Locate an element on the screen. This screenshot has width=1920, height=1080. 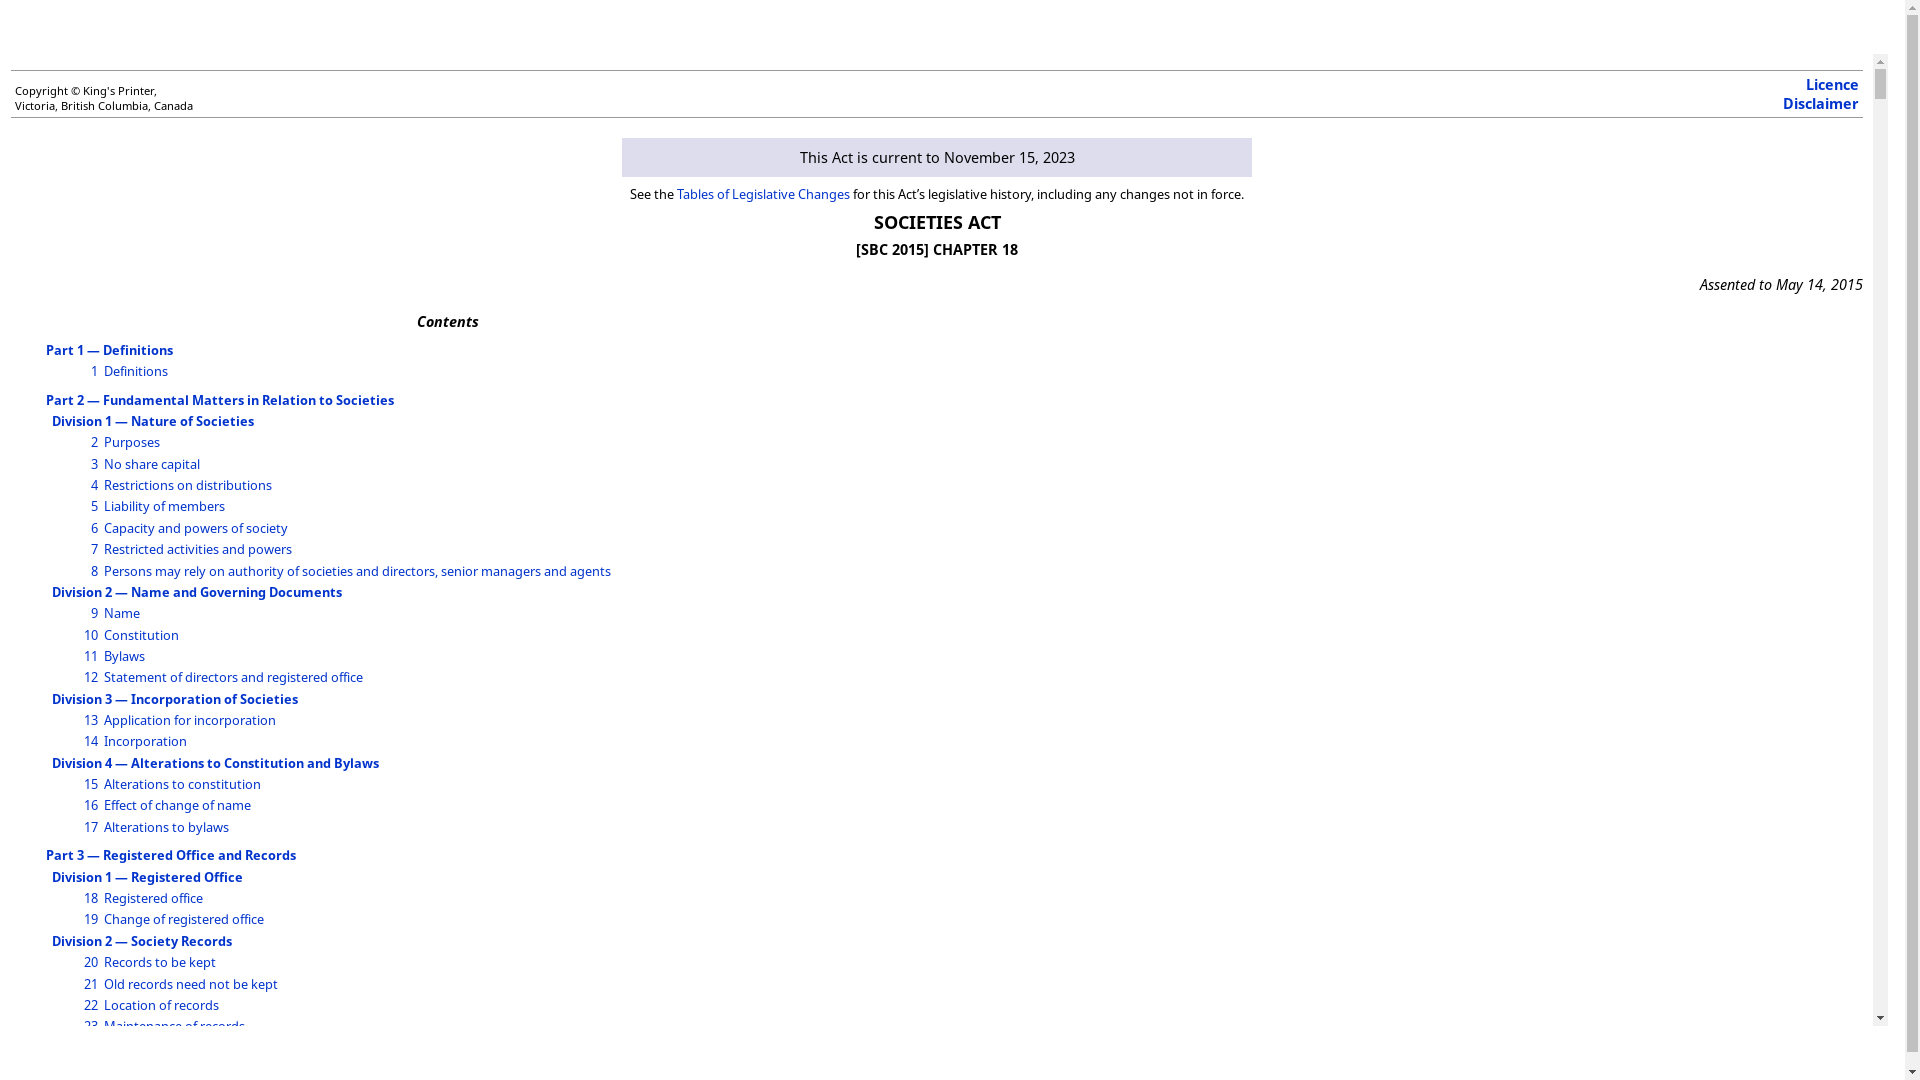
'19' is located at coordinates (90, 918).